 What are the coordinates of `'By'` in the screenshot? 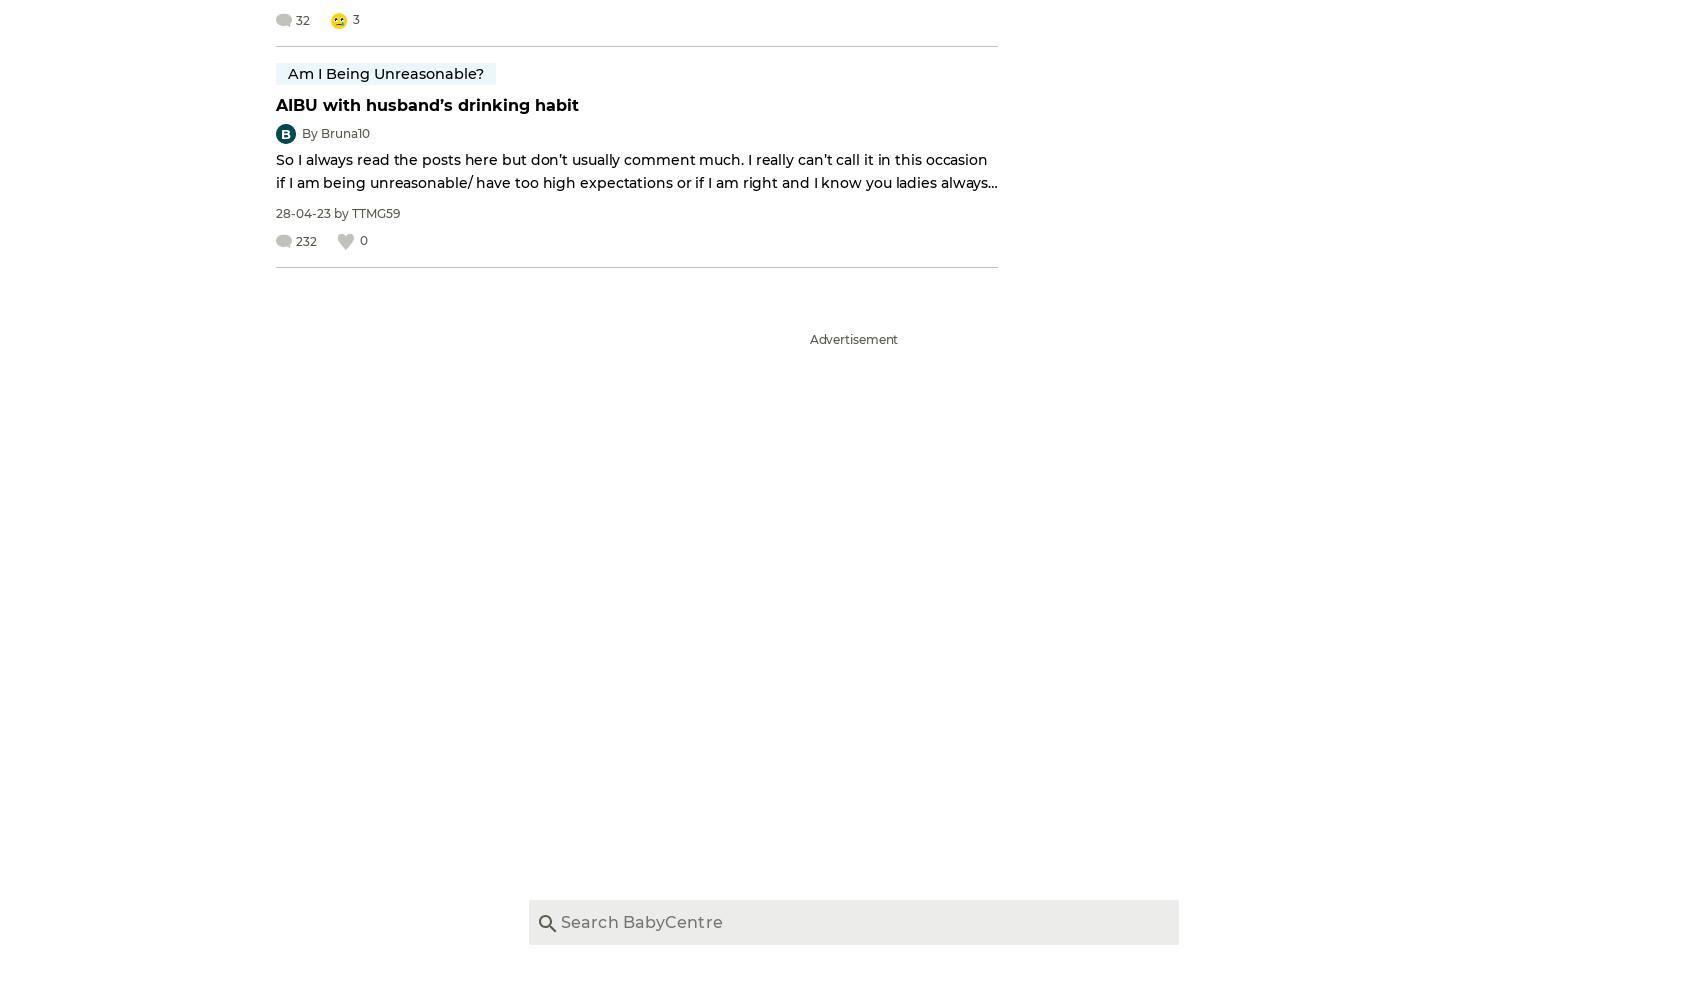 It's located at (310, 133).